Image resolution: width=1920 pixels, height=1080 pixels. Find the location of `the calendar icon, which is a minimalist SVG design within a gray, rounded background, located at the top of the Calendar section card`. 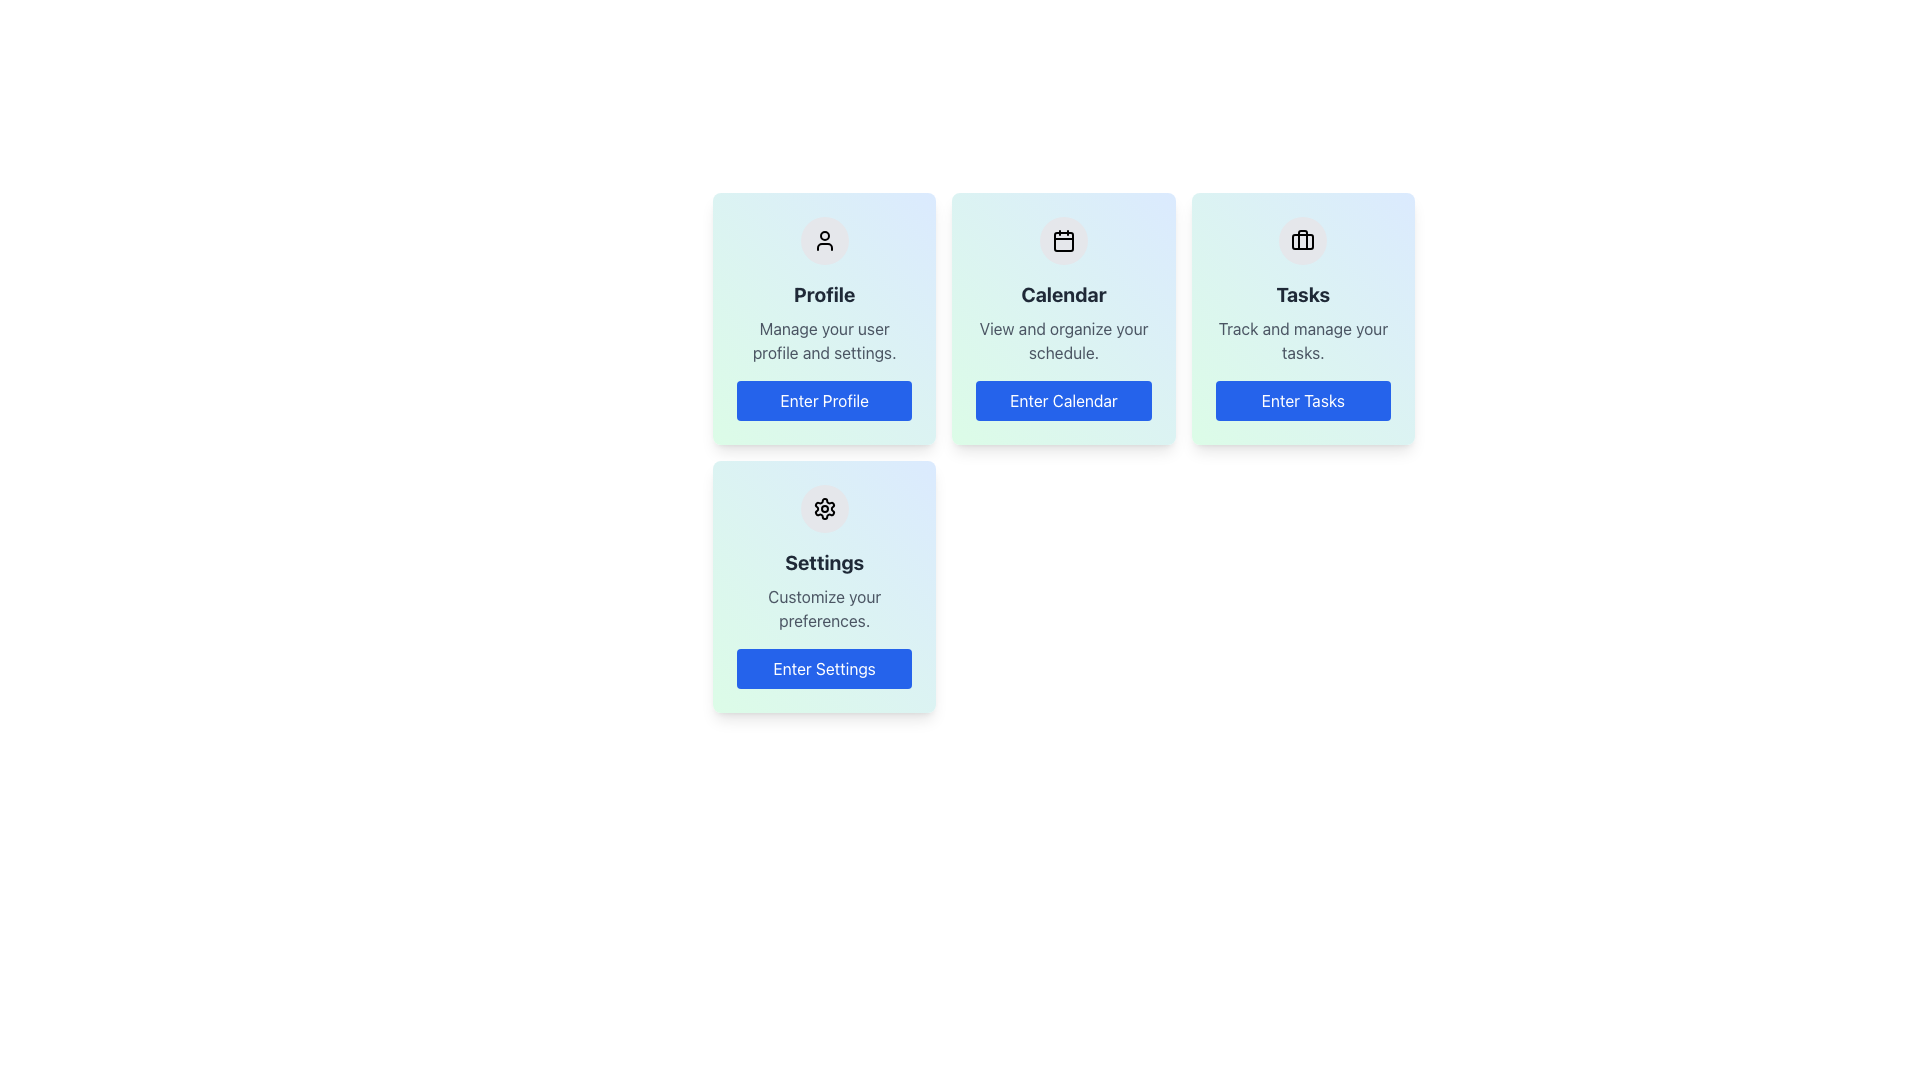

the calendar icon, which is a minimalist SVG design within a gray, rounded background, located at the top of the Calendar section card is located at coordinates (1063, 239).